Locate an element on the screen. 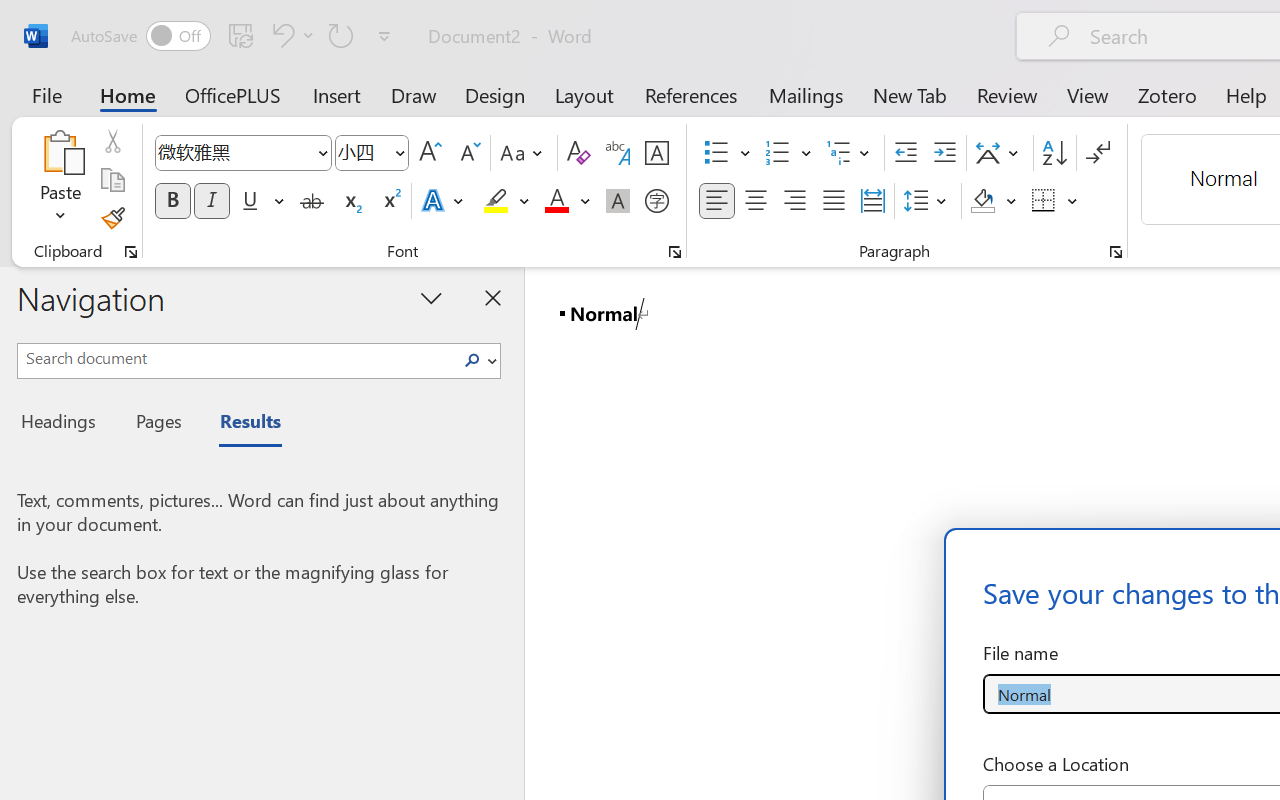  'Pages' is located at coordinates (155, 424).